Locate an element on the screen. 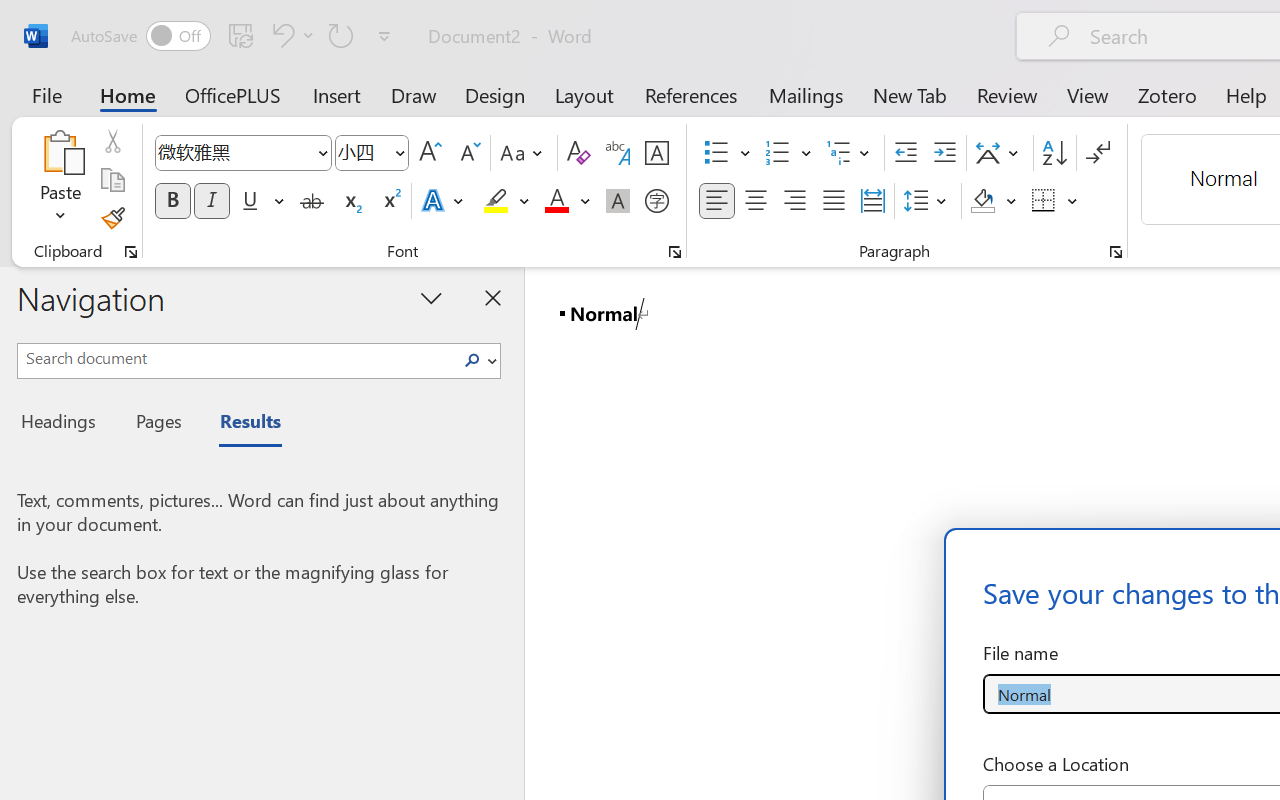  'Pages' is located at coordinates (155, 424).